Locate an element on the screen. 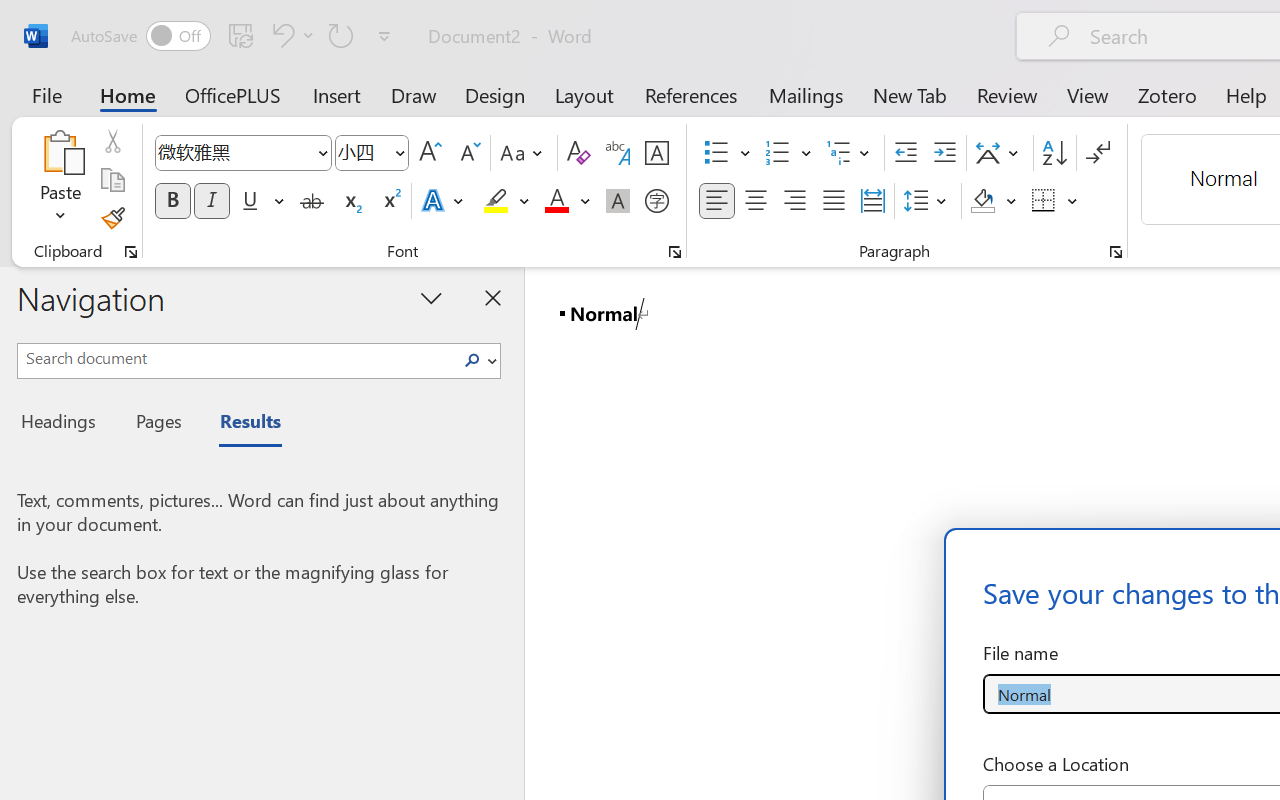  'Pages' is located at coordinates (155, 424).